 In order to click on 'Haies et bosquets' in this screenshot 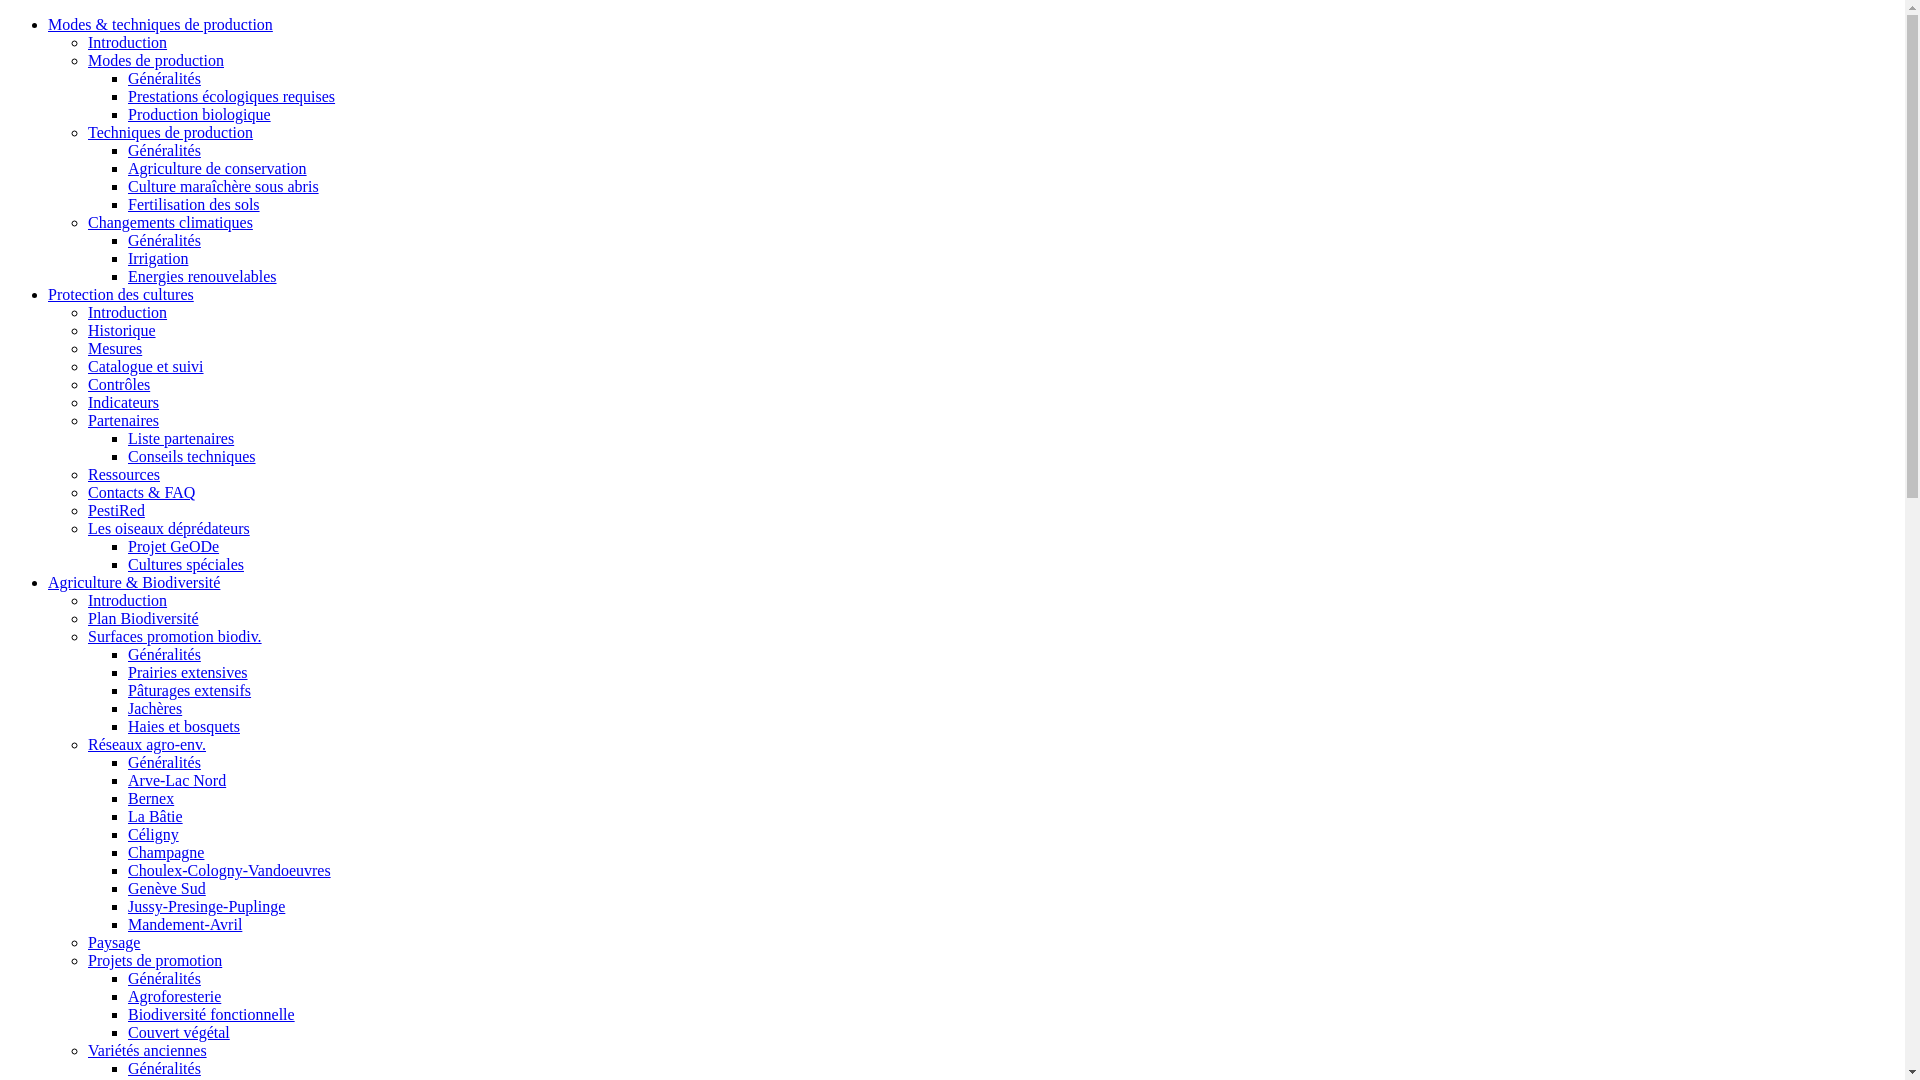, I will do `click(127, 726)`.